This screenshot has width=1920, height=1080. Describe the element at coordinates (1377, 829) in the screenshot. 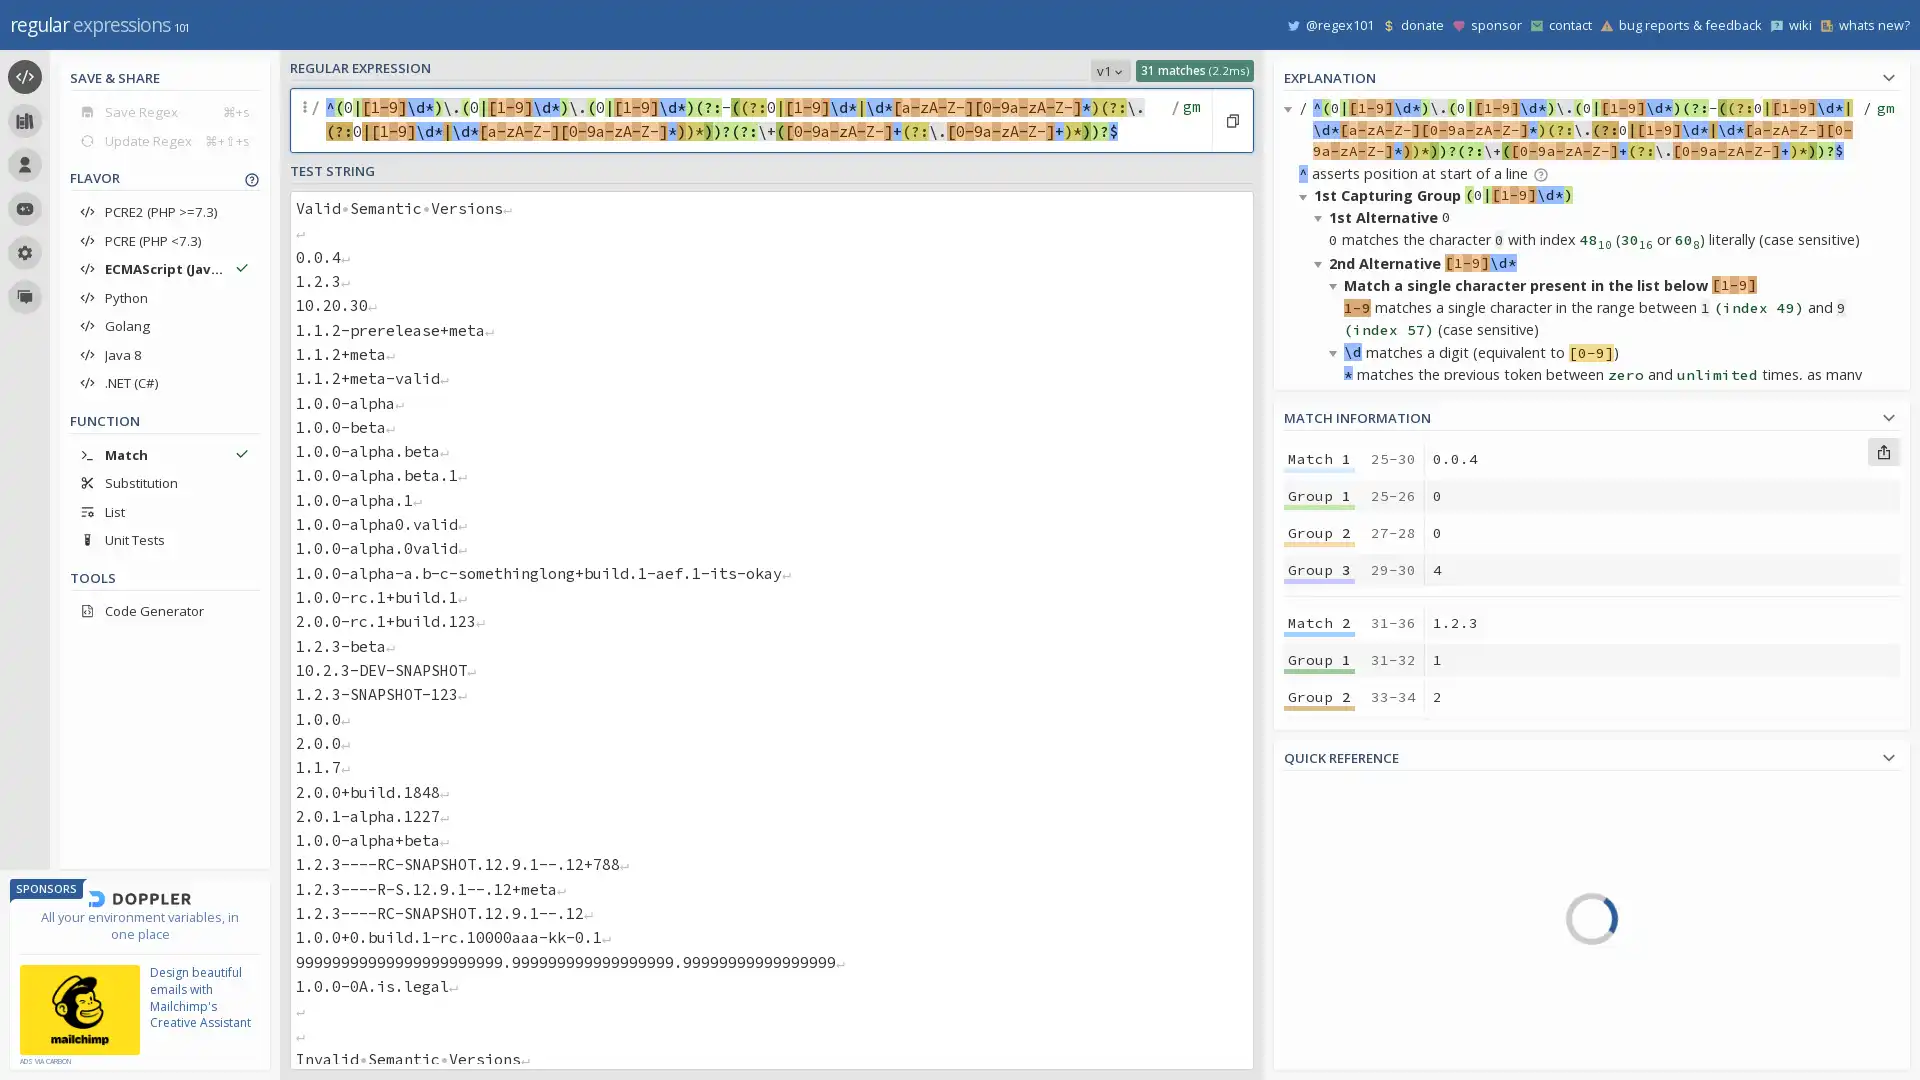

I see `All Tokens` at that location.